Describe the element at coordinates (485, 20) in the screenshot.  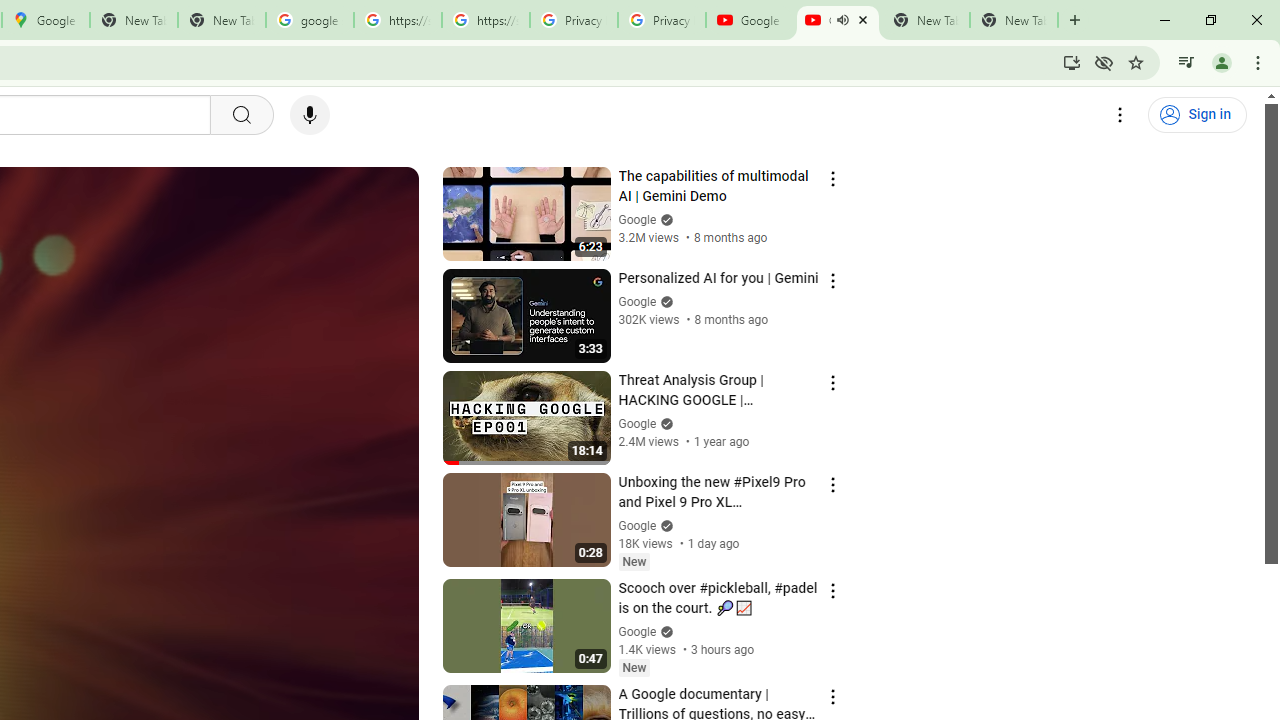
I see `'https://scholar.google.com/'` at that location.